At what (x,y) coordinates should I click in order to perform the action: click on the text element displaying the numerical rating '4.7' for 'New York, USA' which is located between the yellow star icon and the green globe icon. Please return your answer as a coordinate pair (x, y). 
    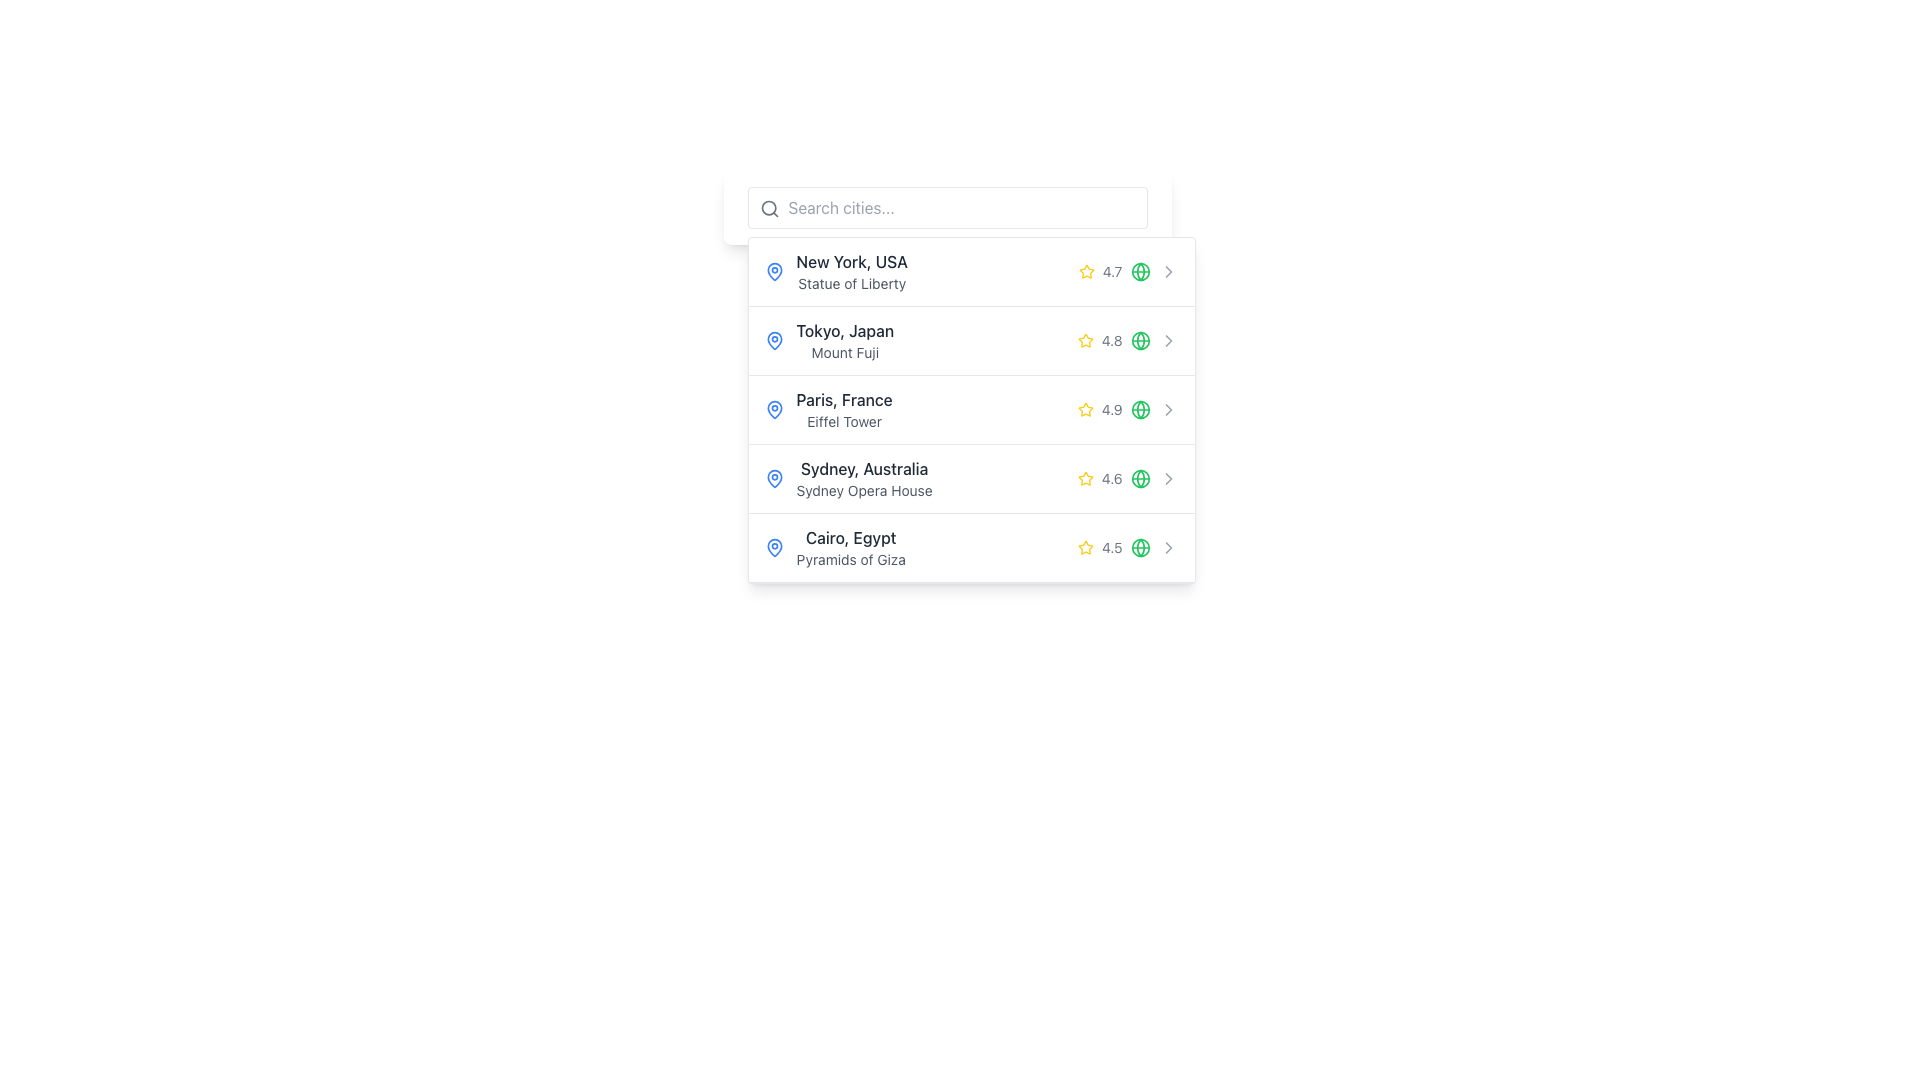
    Looking at the image, I should click on (1113, 272).